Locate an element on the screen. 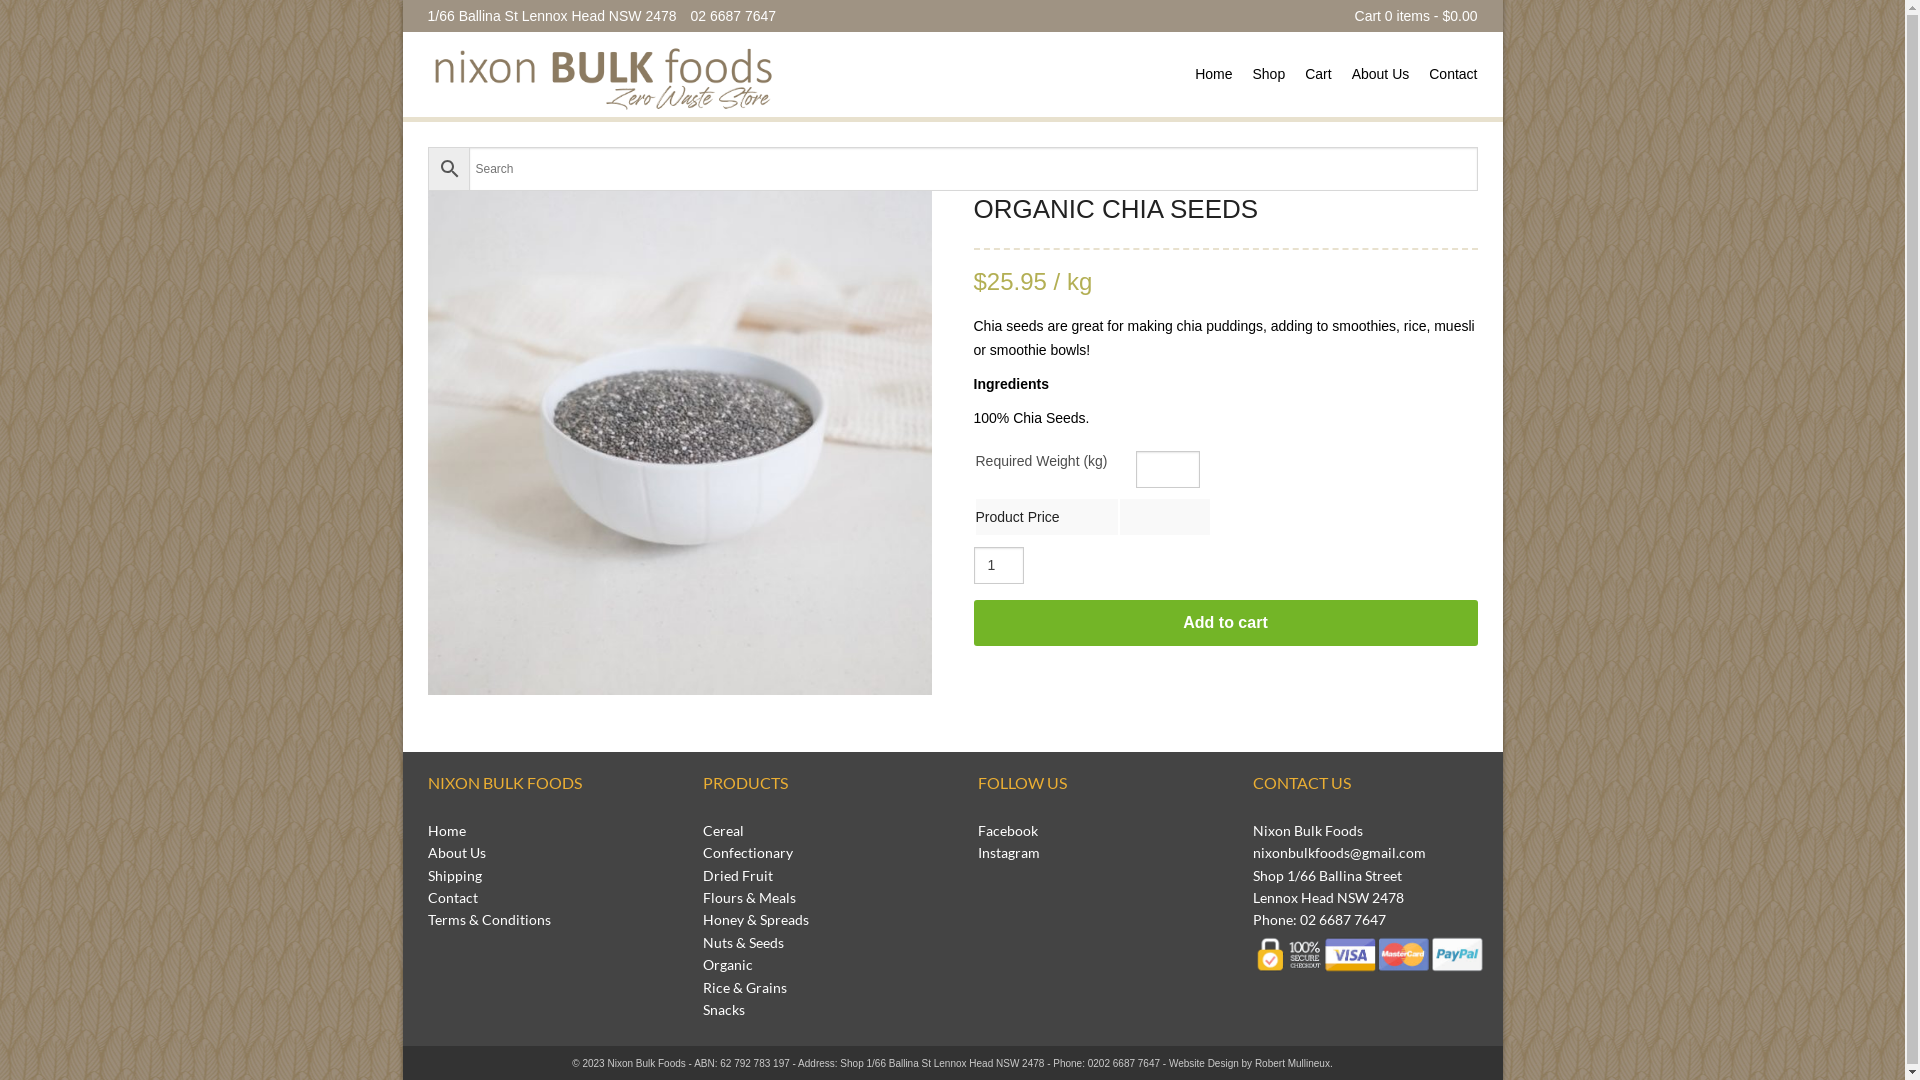 The width and height of the screenshot is (1920, 1080). 'Home' is located at coordinates (1185, 73).